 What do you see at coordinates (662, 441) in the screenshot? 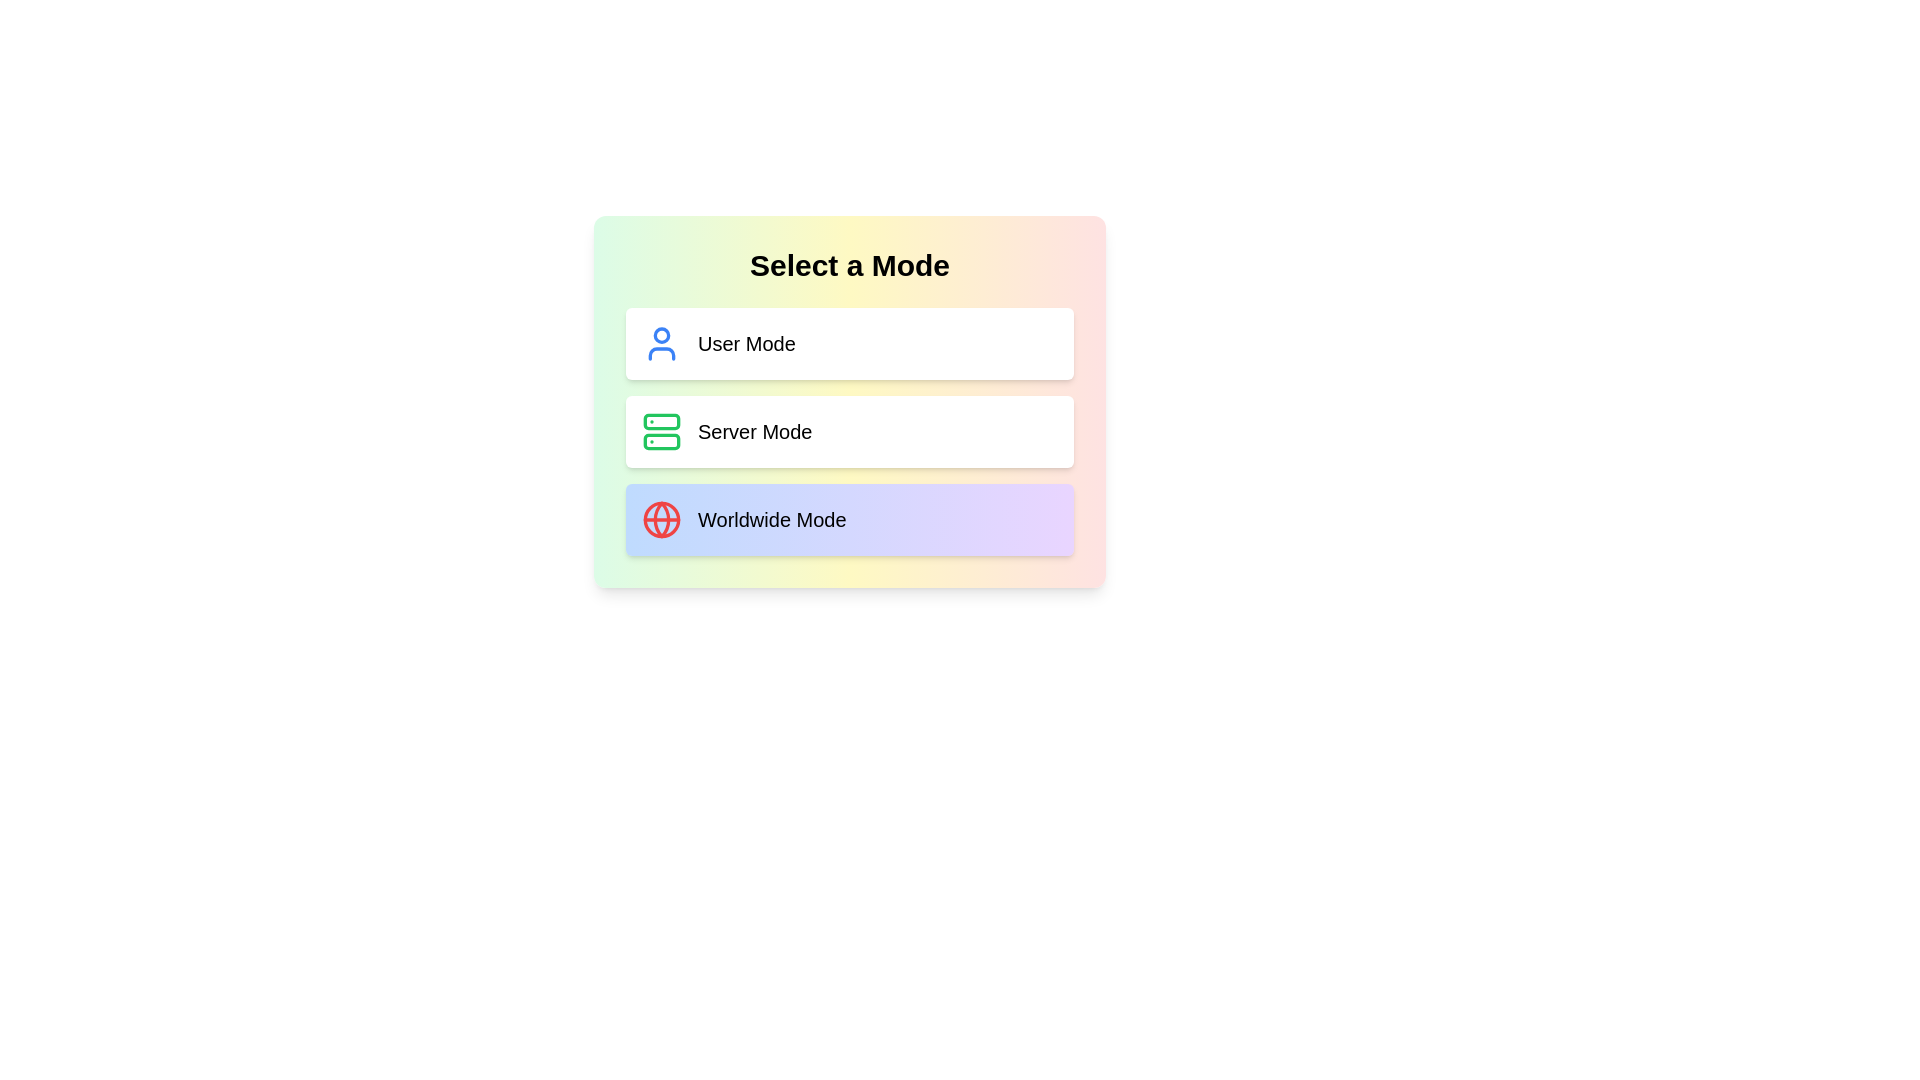
I see `the second rectangular SVG element in the server icon, which is styled in green and positioned in the vertical menu between 'User Mode' and 'Worldwide Mode'` at bounding box center [662, 441].